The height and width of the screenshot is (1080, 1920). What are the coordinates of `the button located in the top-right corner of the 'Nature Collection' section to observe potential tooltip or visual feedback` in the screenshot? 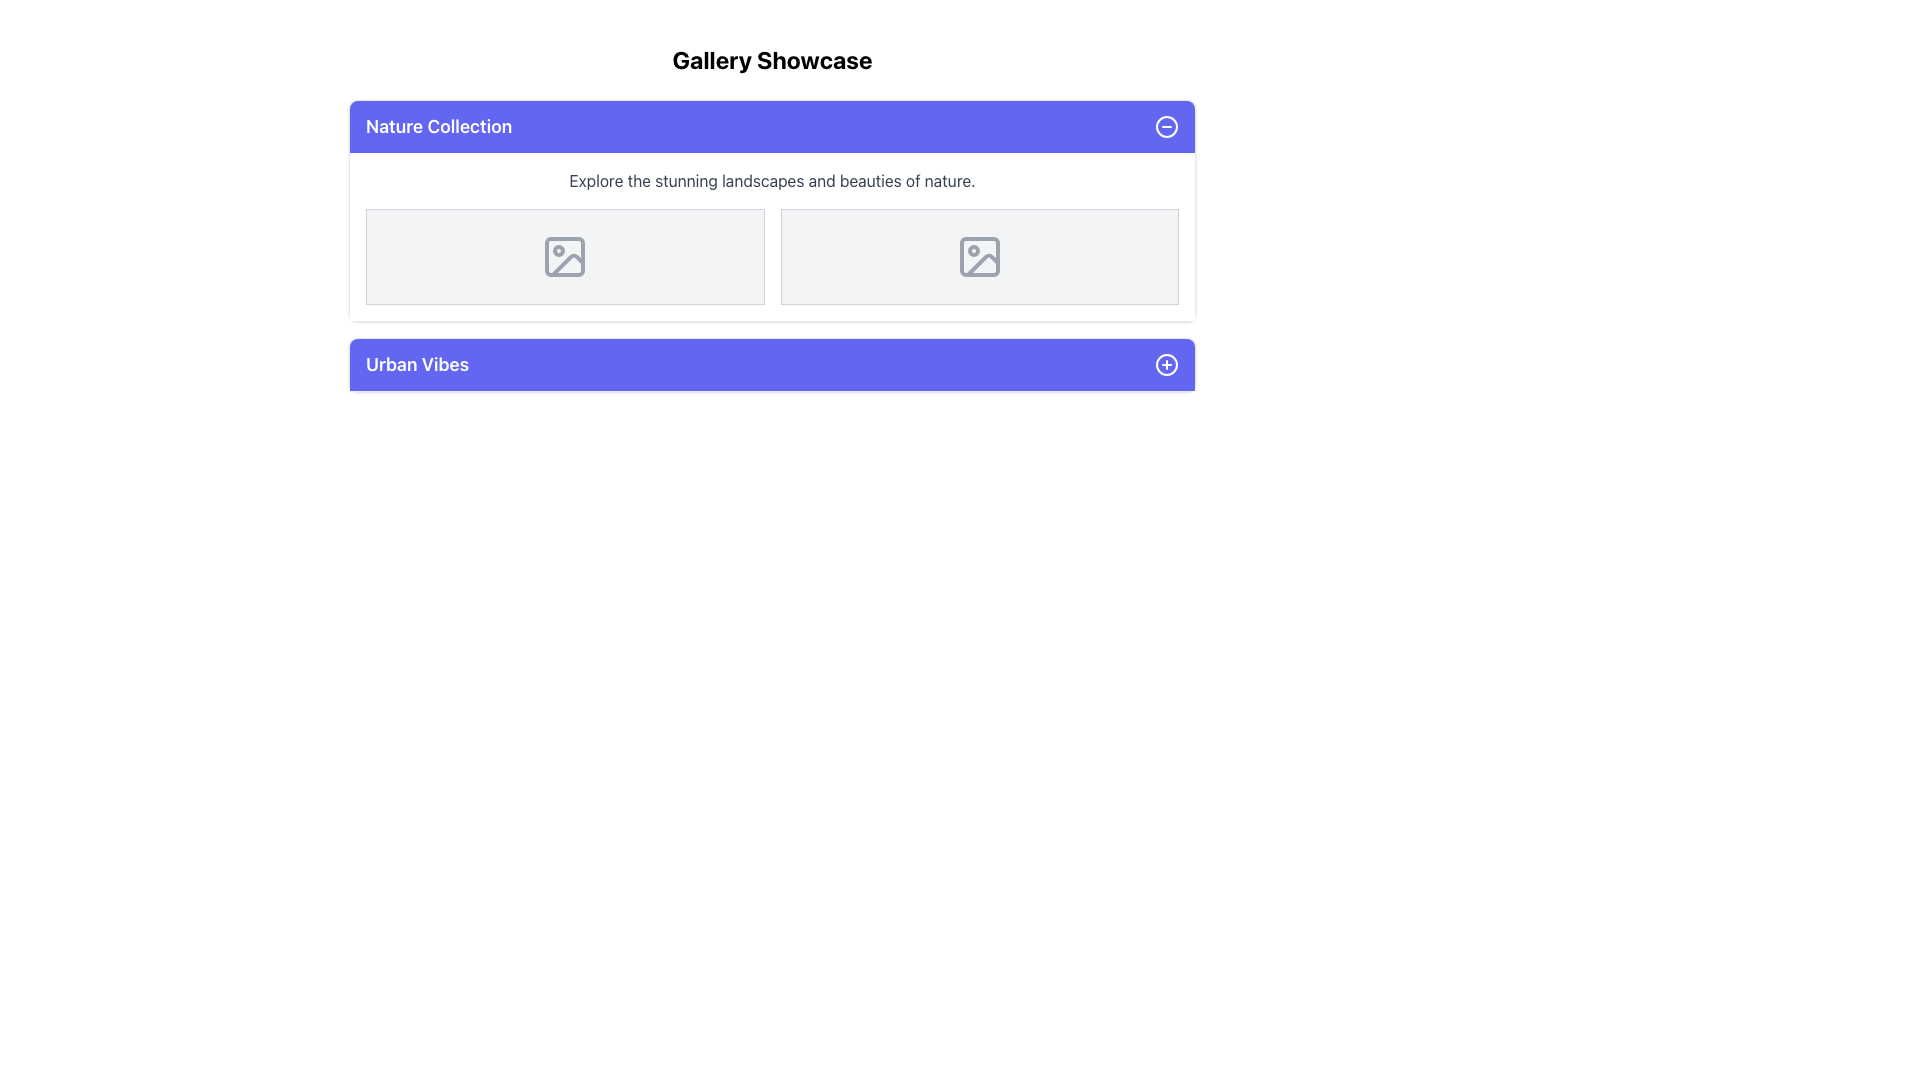 It's located at (1166, 127).